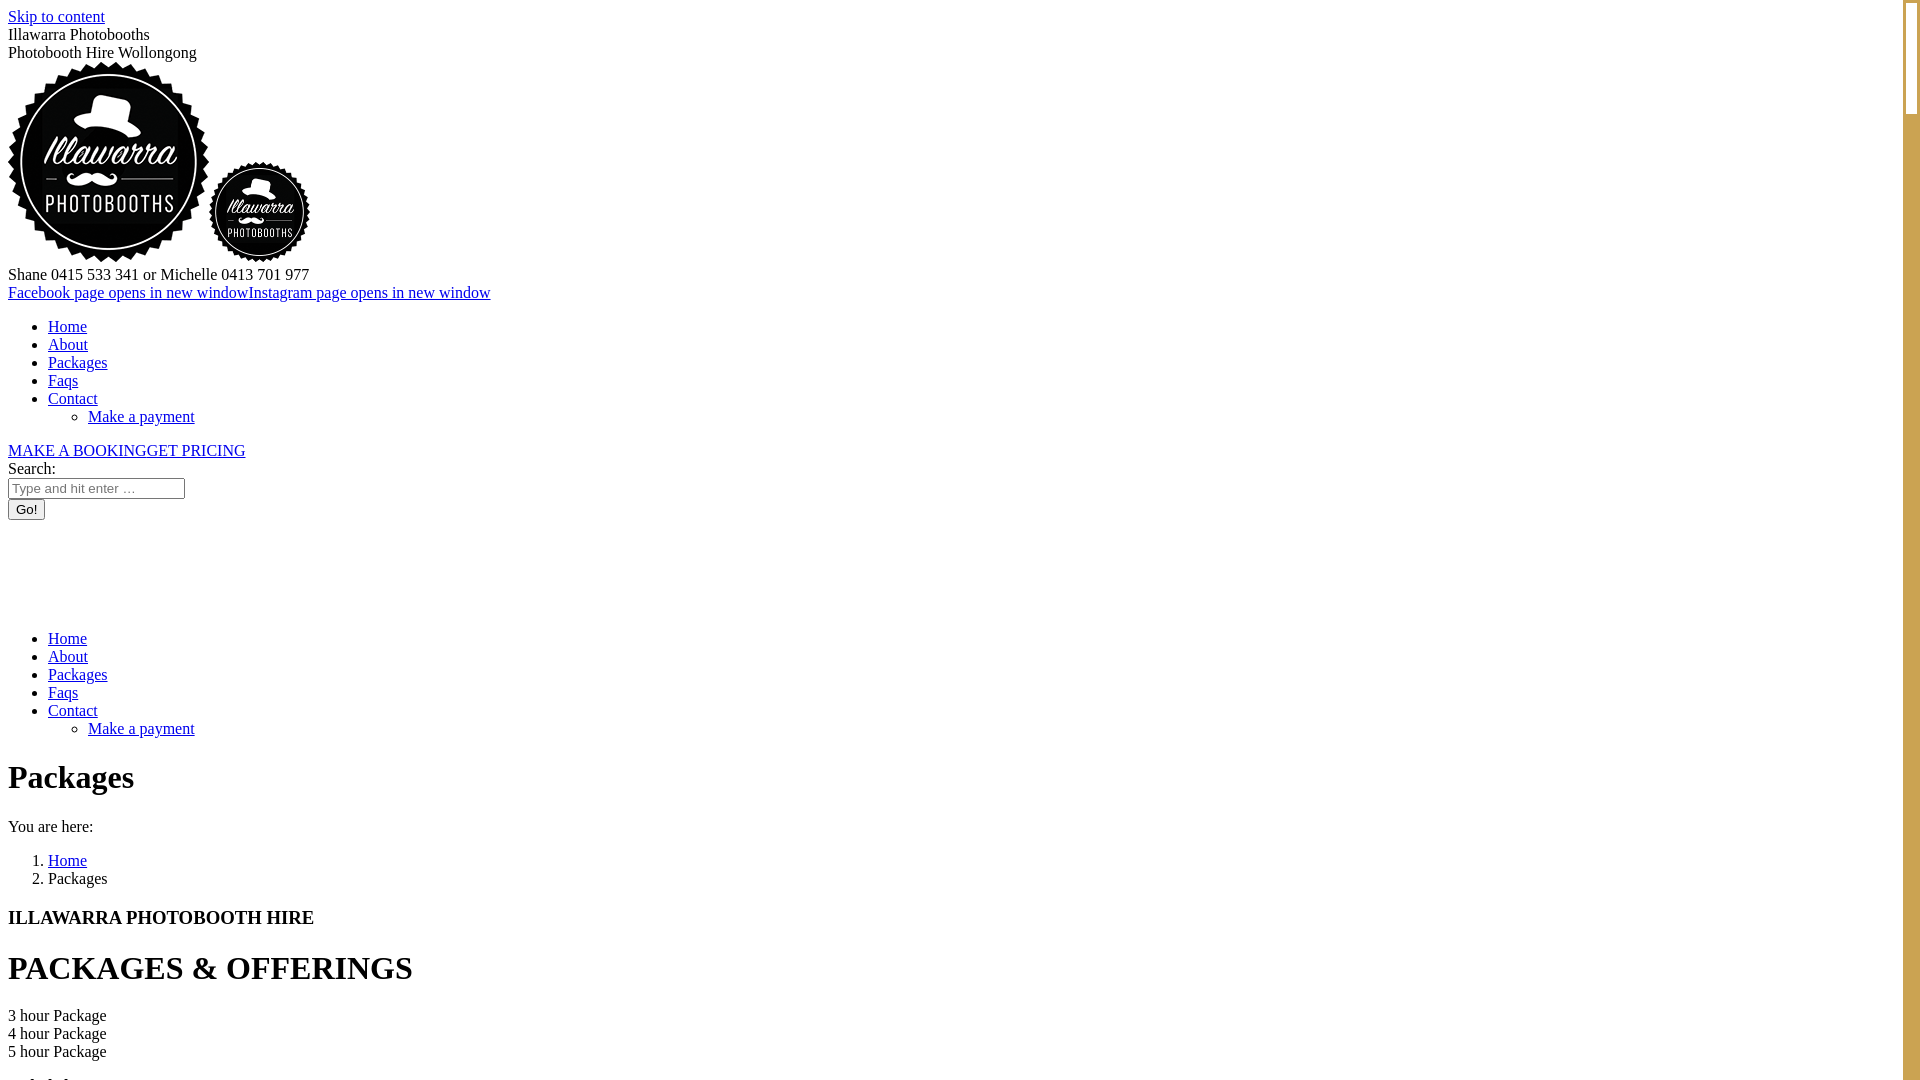 This screenshot has width=1920, height=1080. Describe the element at coordinates (72, 398) in the screenshot. I see `'Contact'` at that location.